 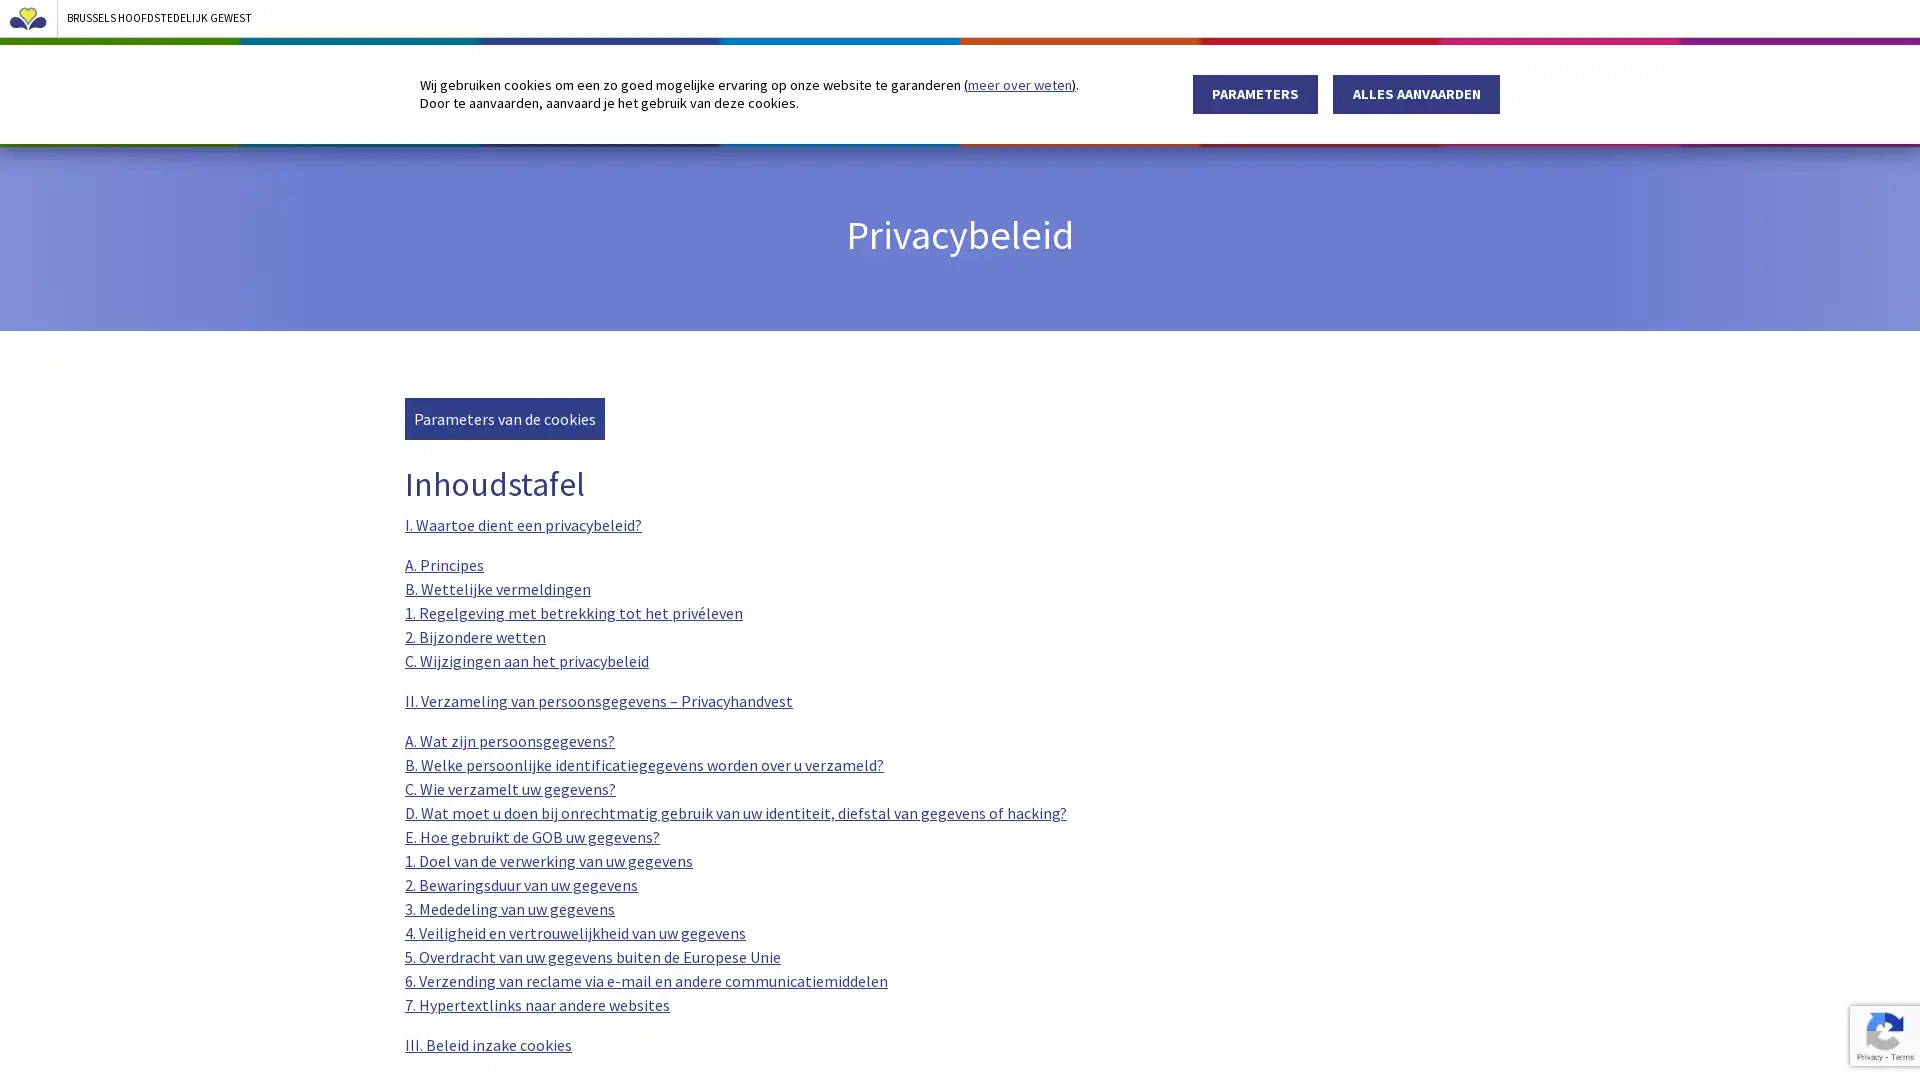 What do you see at coordinates (1415, 93) in the screenshot?
I see `ALLES AANVAARDEN` at bounding box center [1415, 93].